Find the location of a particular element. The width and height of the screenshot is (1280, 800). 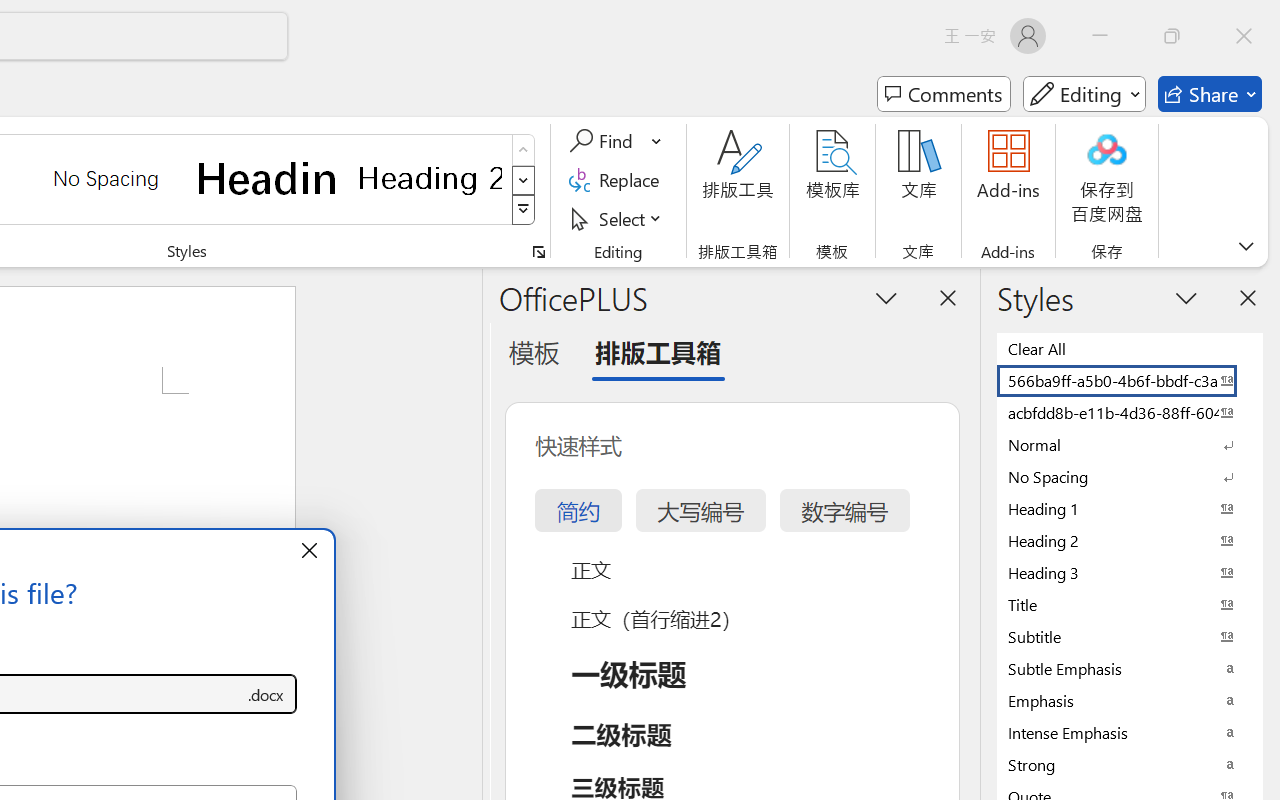

'Replace...' is located at coordinates (616, 179).